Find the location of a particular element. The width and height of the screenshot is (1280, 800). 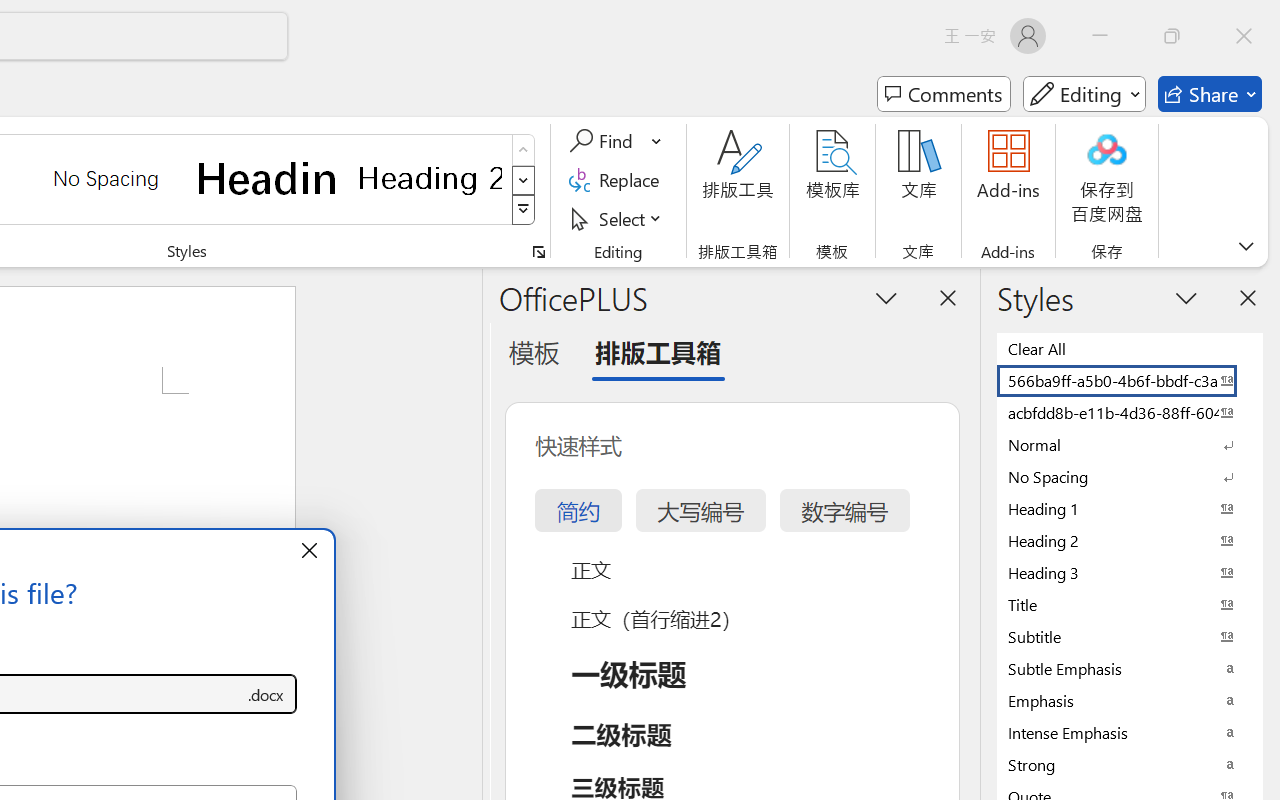

'Replace...' is located at coordinates (616, 179).